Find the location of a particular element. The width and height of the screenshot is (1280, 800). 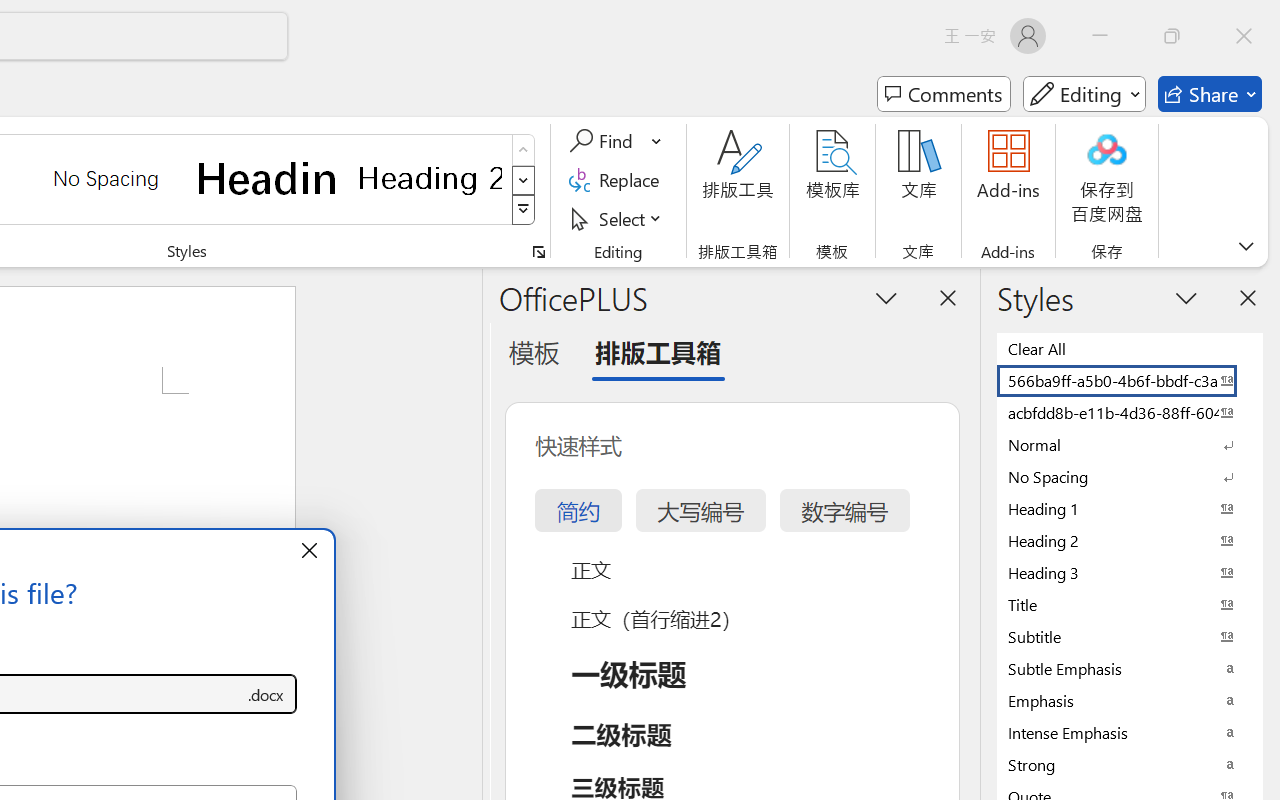

'Replace...' is located at coordinates (616, 179).